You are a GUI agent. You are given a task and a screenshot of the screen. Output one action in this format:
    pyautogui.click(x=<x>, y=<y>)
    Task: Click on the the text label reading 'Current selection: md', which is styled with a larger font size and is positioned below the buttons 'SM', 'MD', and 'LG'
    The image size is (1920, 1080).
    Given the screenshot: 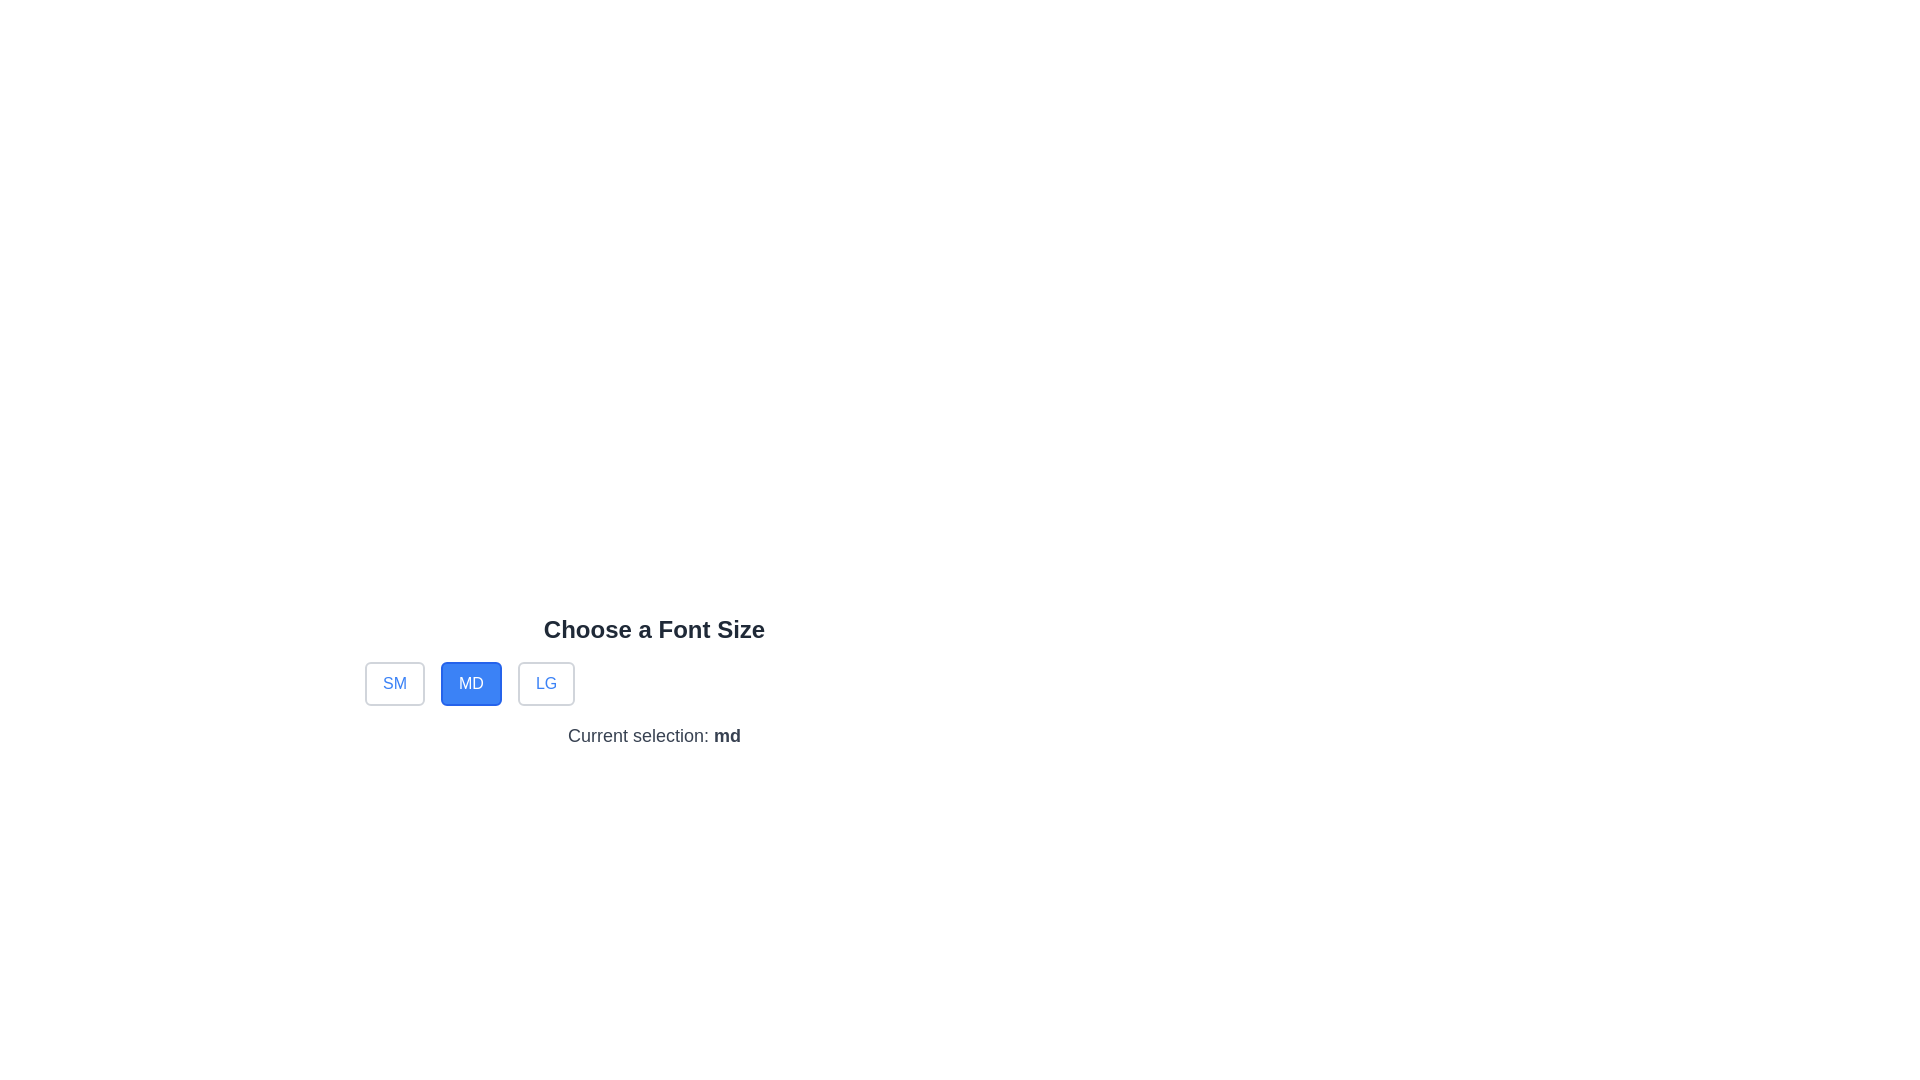 What is the action you would take?
    pyautogui.click(x=654, y=736)
    